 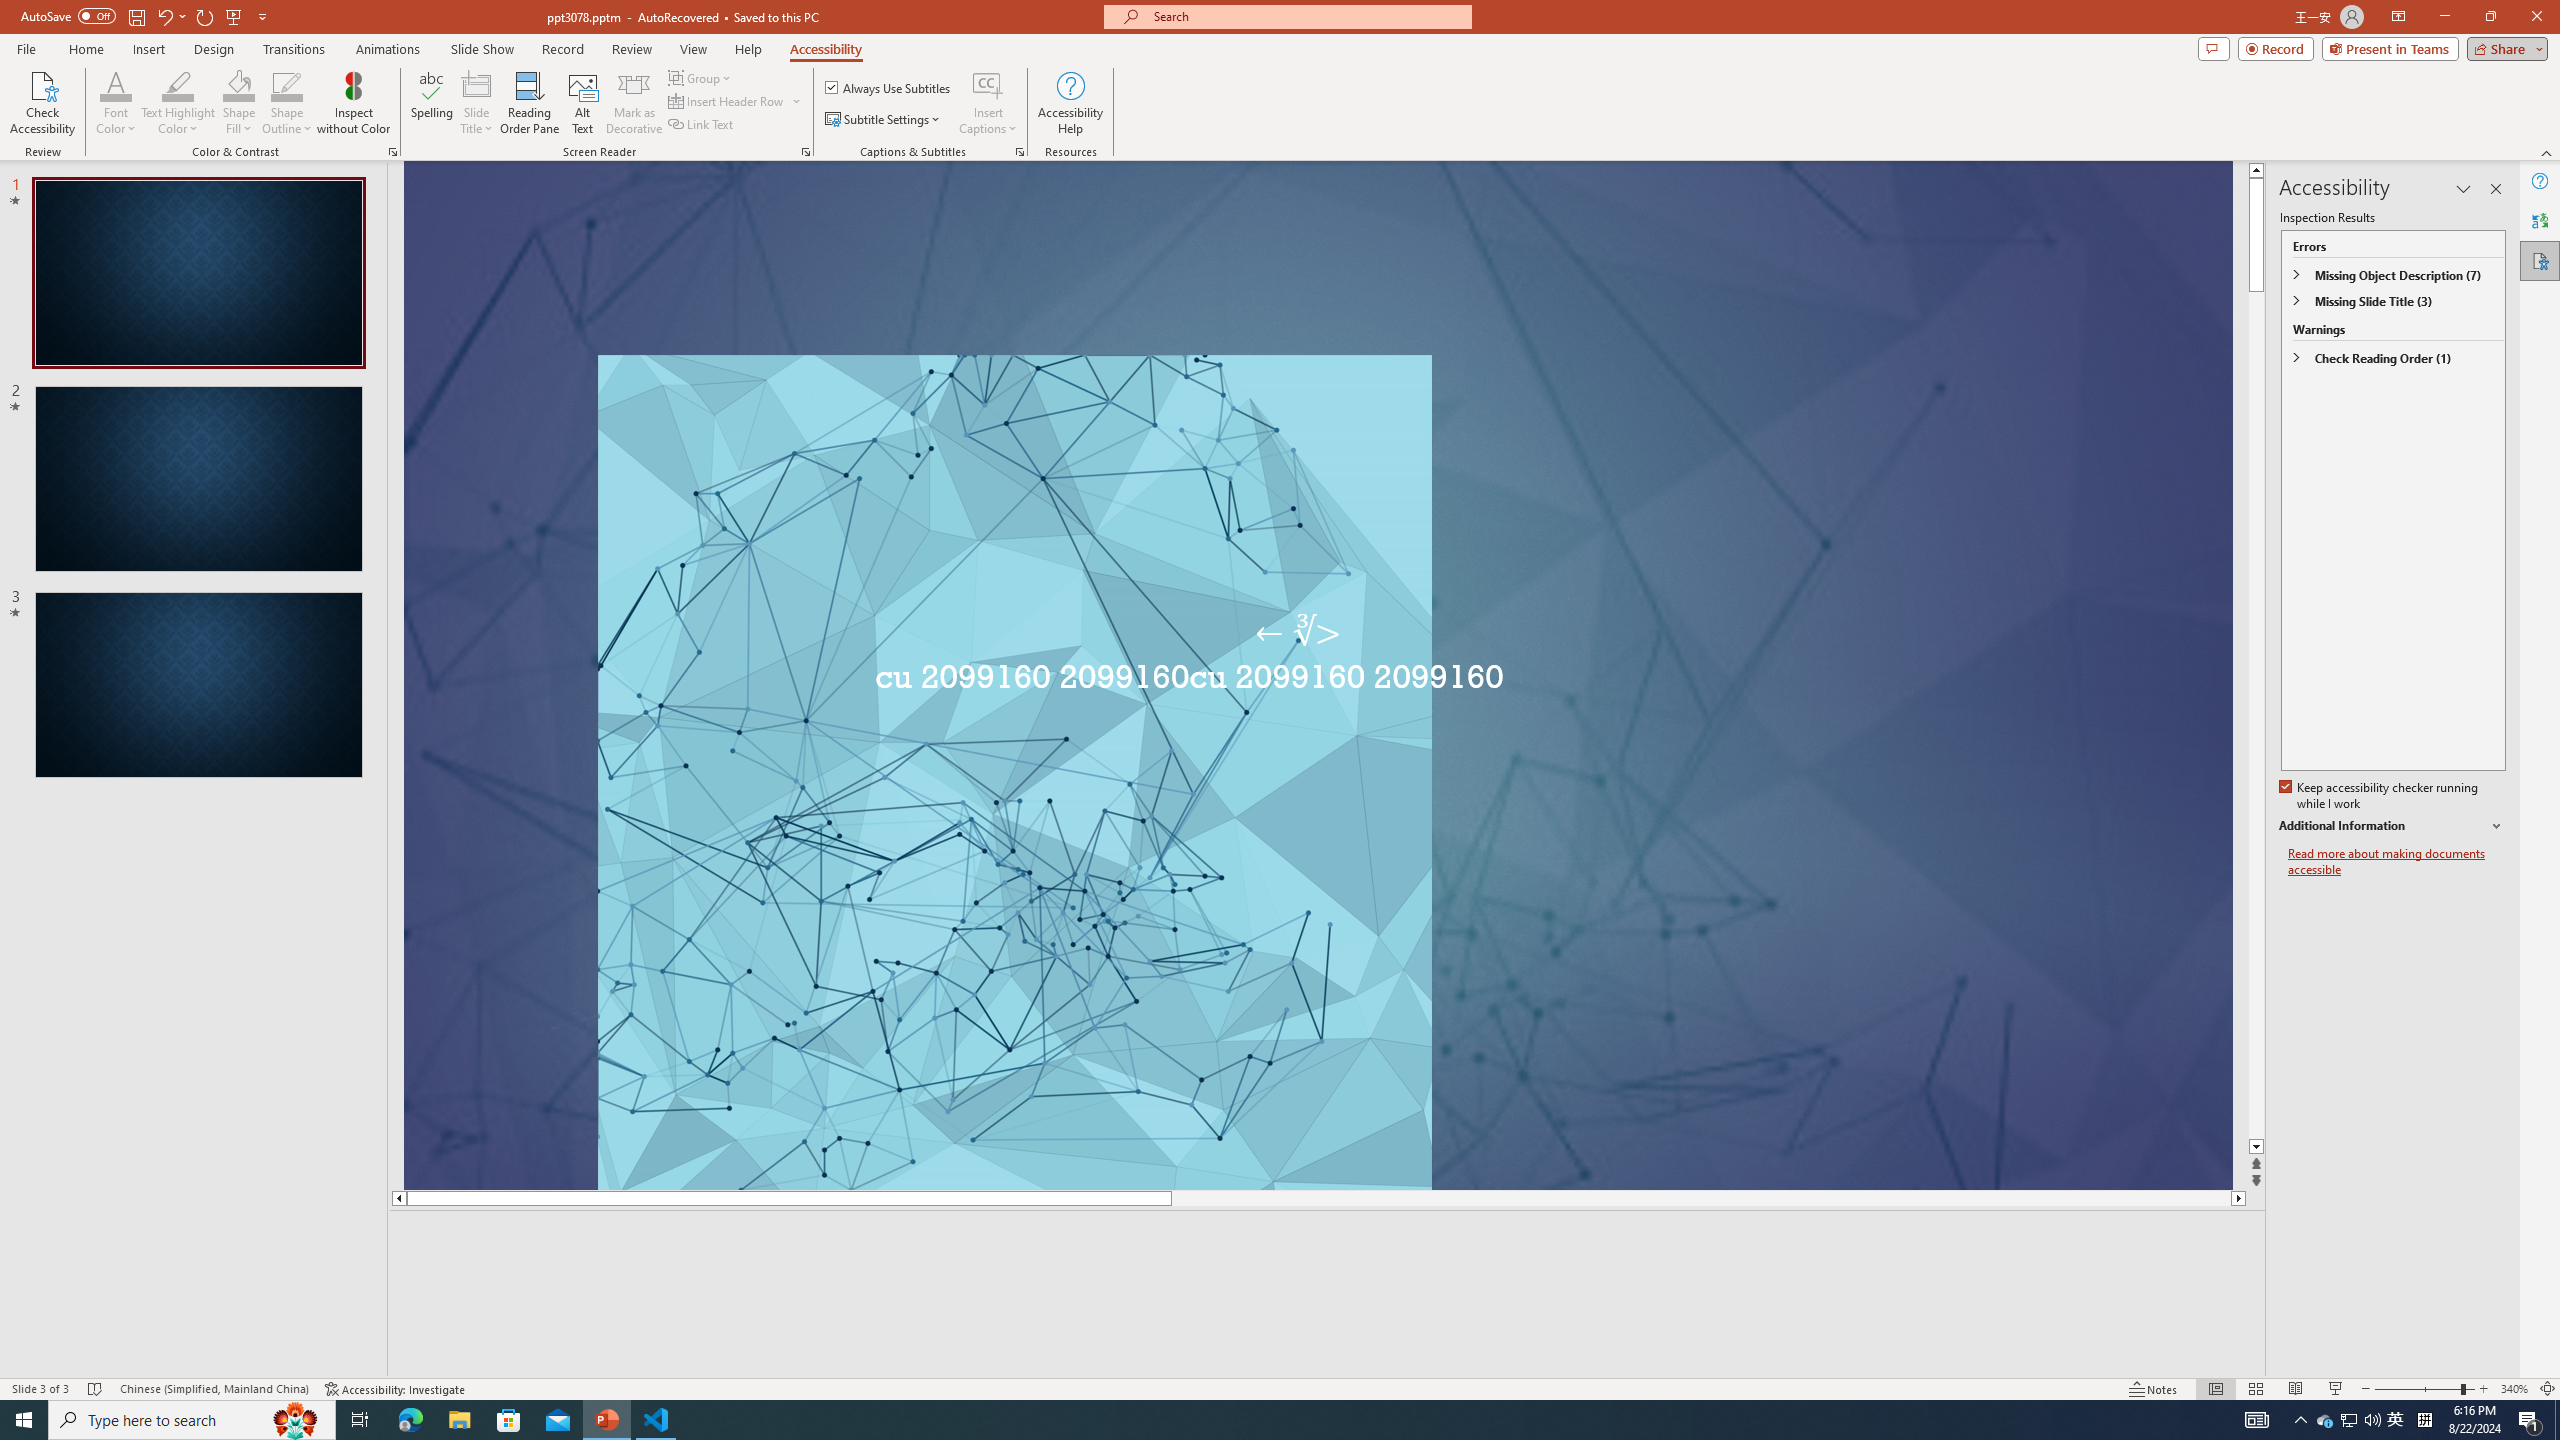 What do you see at coordinates (888, 87) in the screenshot?
I see `'Always Use Subtitles'` at bounding box center [888, 87].